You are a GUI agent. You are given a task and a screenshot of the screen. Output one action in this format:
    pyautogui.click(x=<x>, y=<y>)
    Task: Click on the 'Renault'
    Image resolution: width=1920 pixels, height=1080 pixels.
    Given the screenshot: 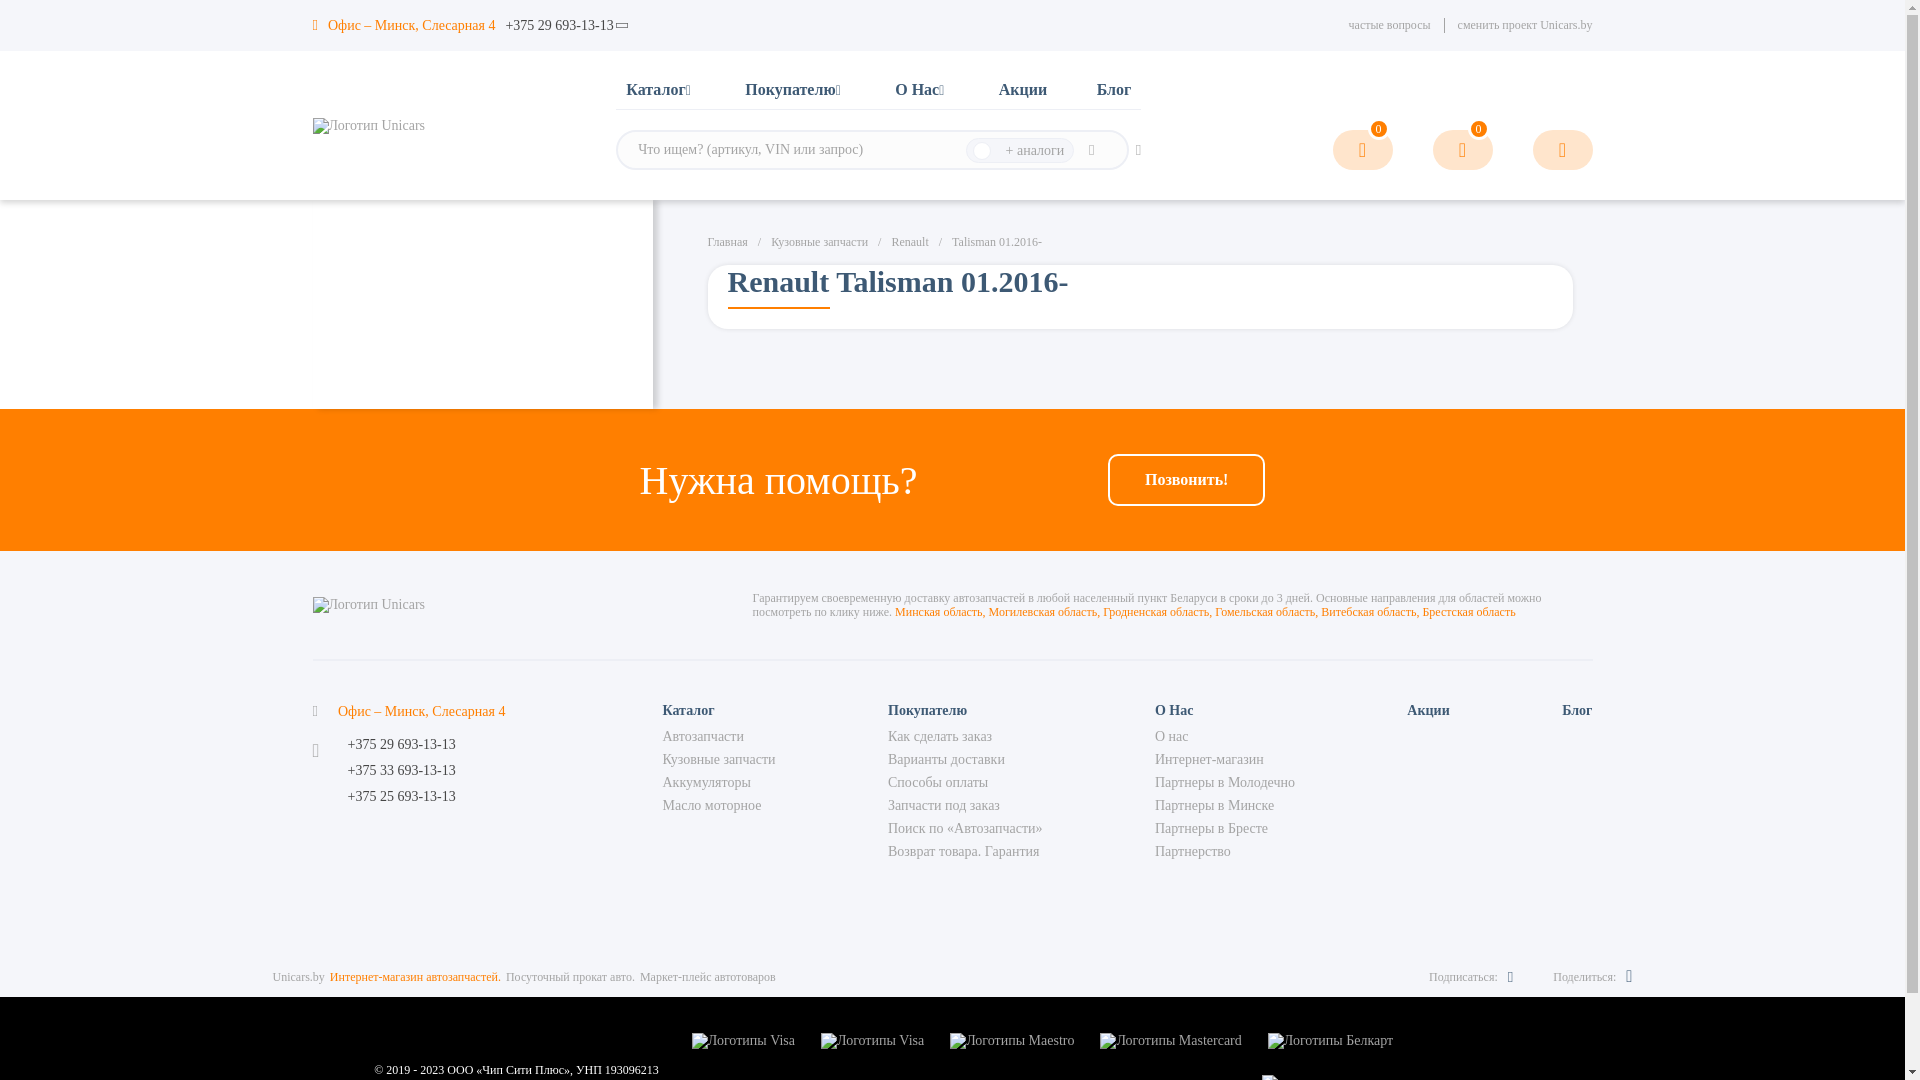 What is the action you would take?
    pyautogui.click(x=908, y=241)
    